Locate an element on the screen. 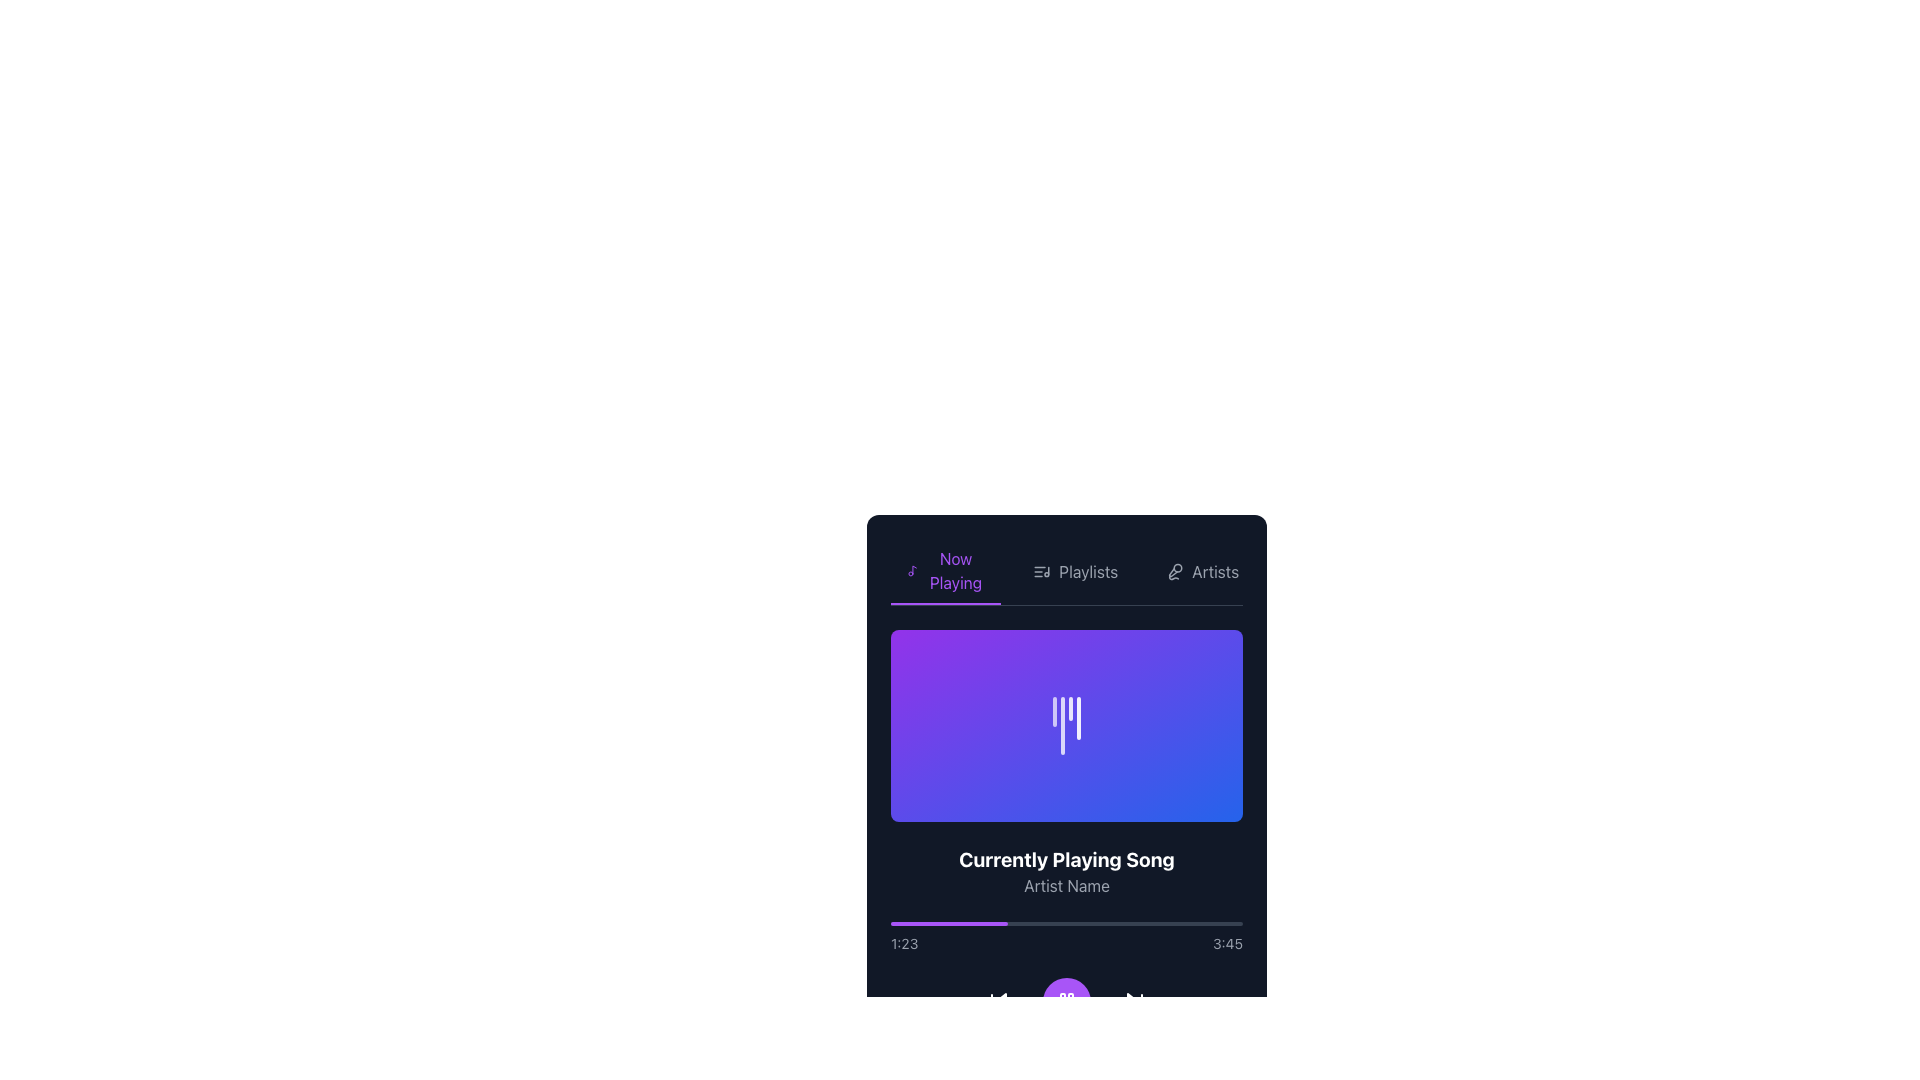 This screenshot has height=1080, width=1920. the progress visually on the progress bar segment located near the bottom of the interface, representing the progress of a task or activity is located at coordinates (948, 924).